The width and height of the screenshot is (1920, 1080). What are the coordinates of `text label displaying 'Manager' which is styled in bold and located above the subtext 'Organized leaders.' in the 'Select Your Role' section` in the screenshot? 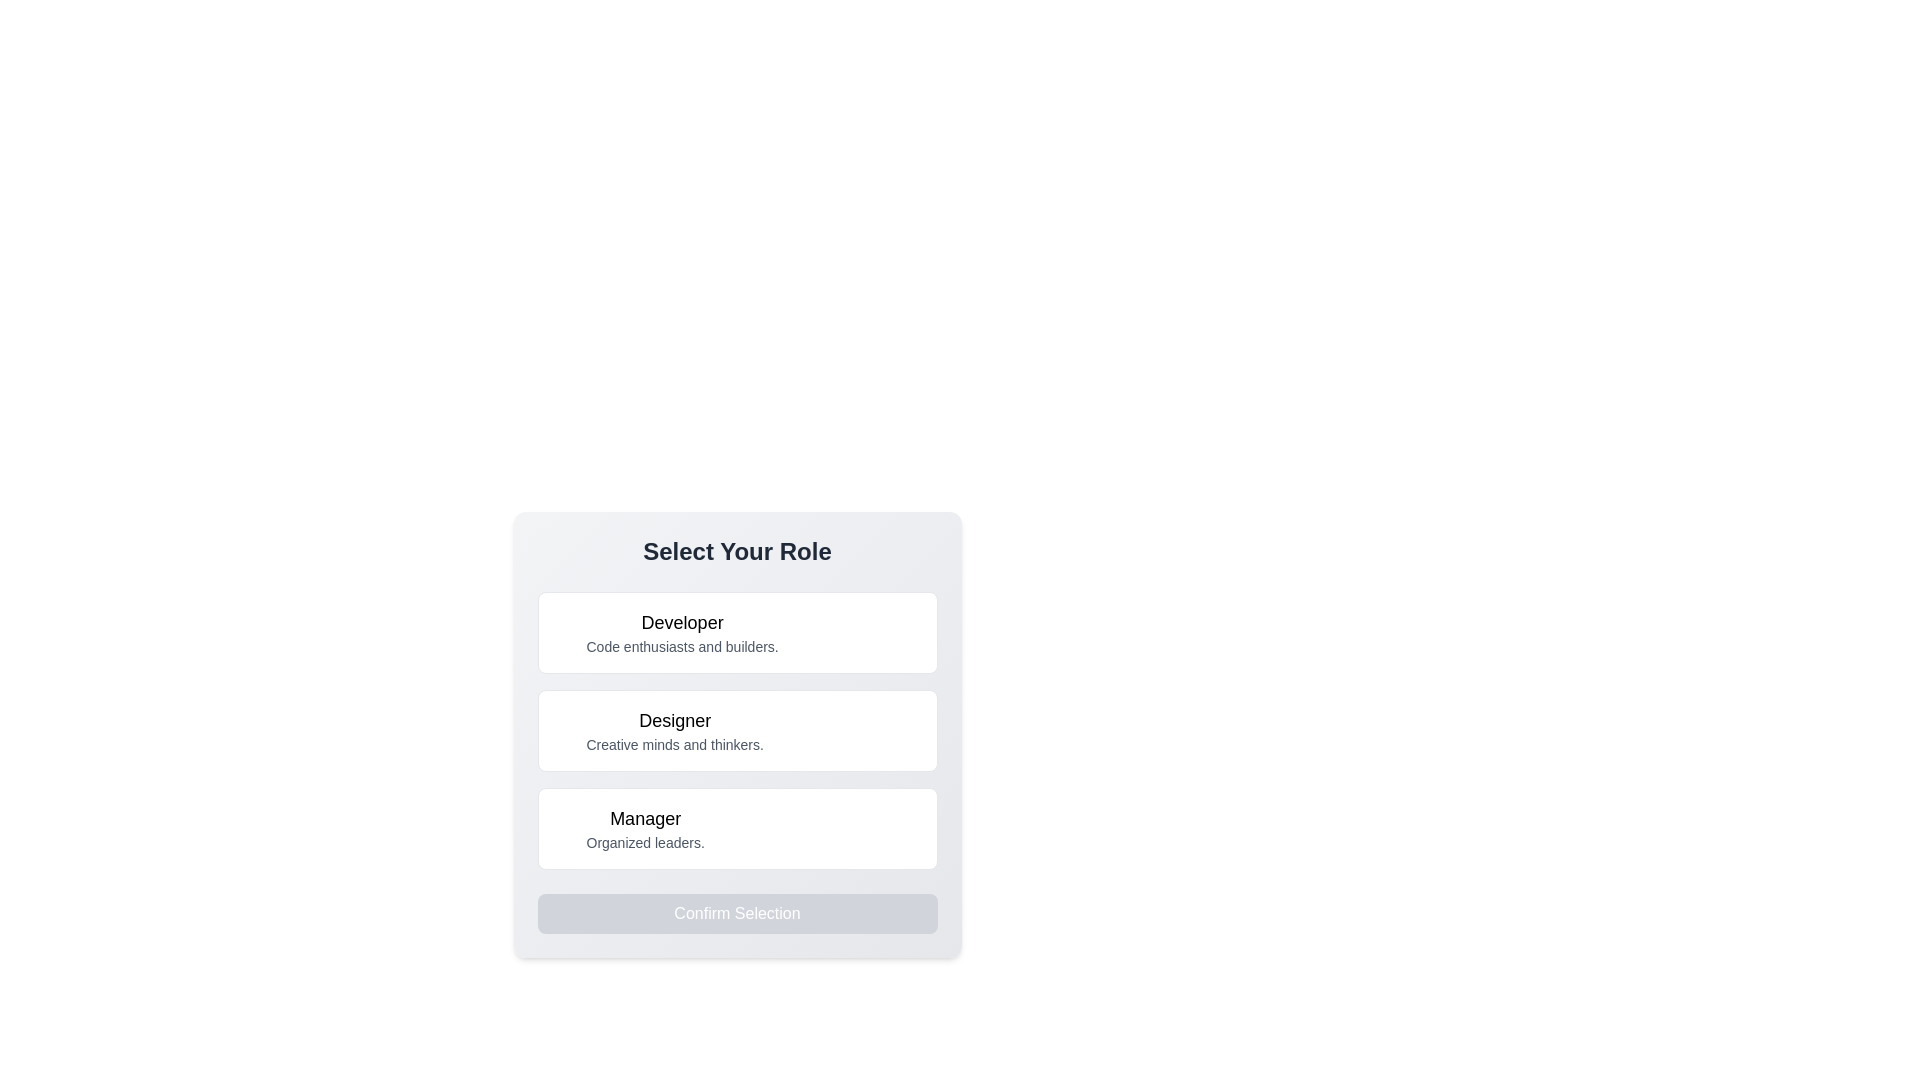 It's located at (645, 818).